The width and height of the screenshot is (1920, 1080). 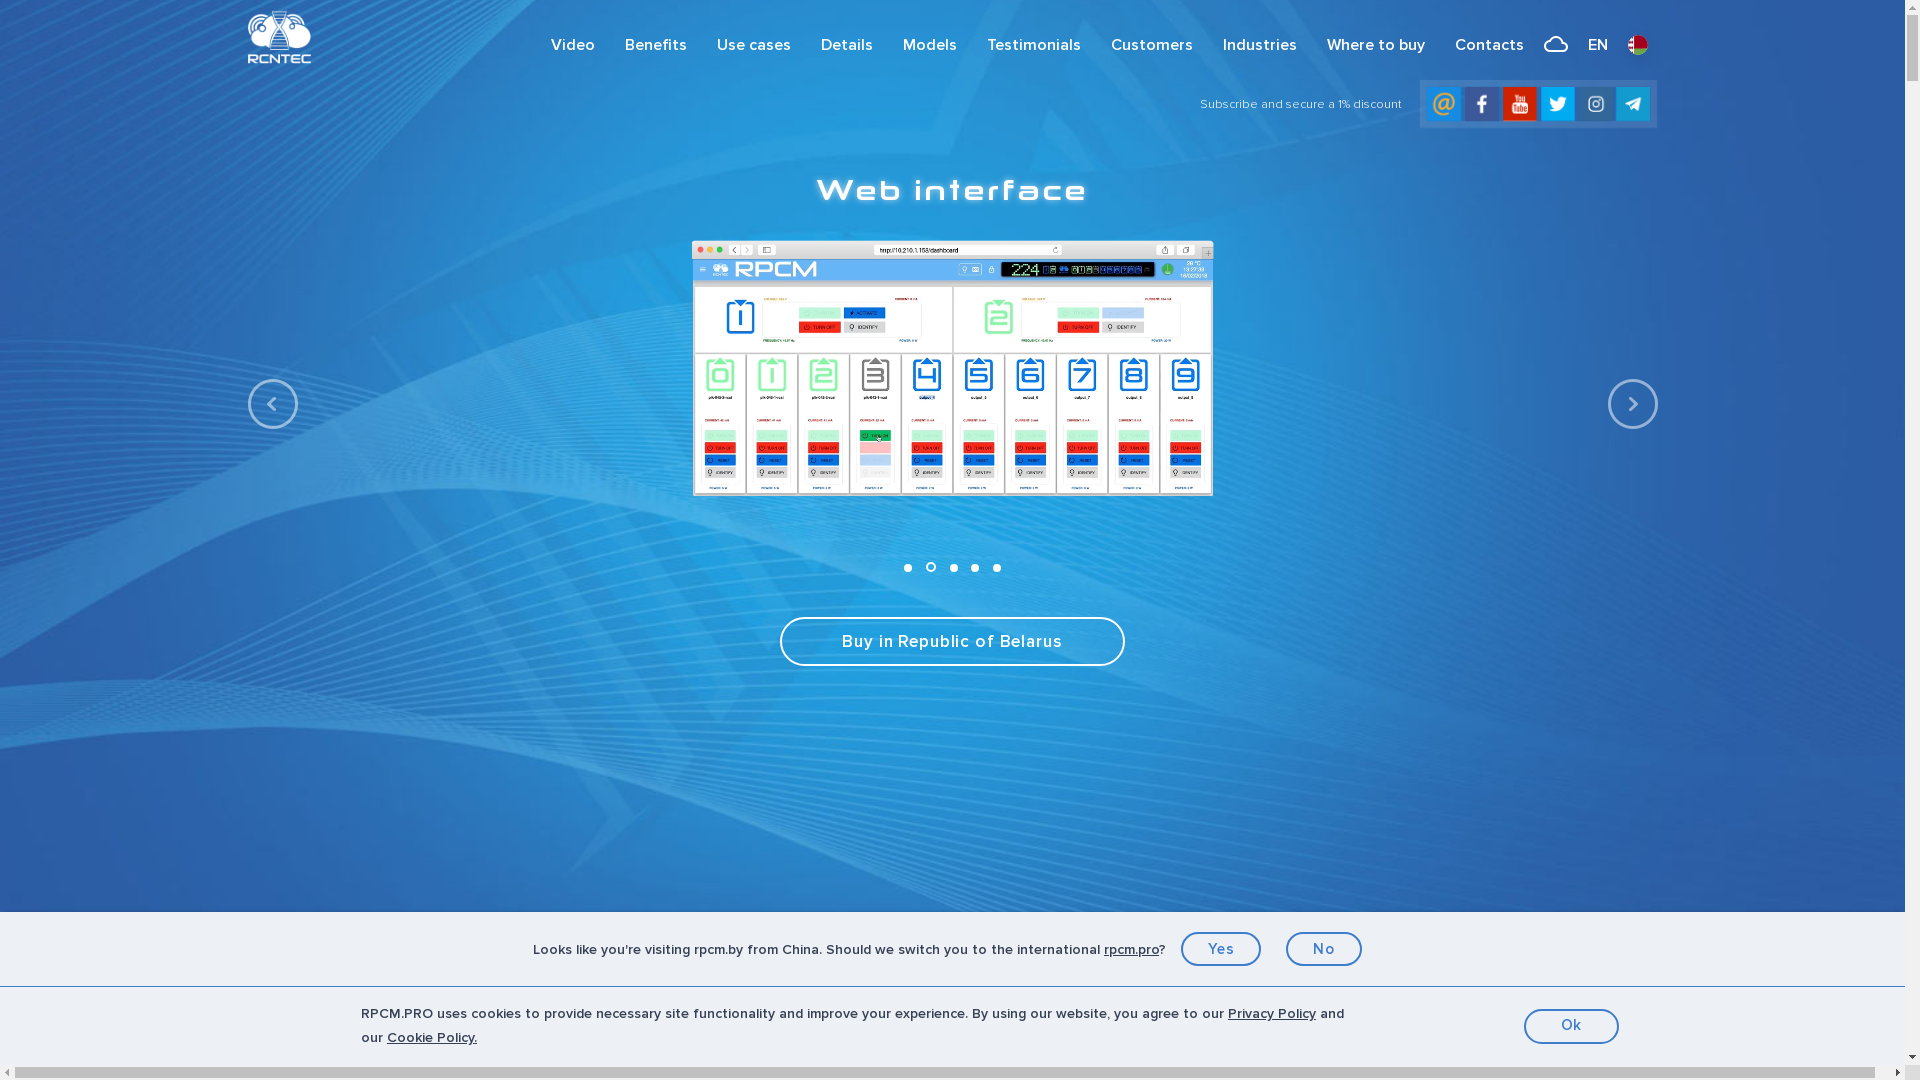 I want to click on 'Details', so click(x=806, y=45).